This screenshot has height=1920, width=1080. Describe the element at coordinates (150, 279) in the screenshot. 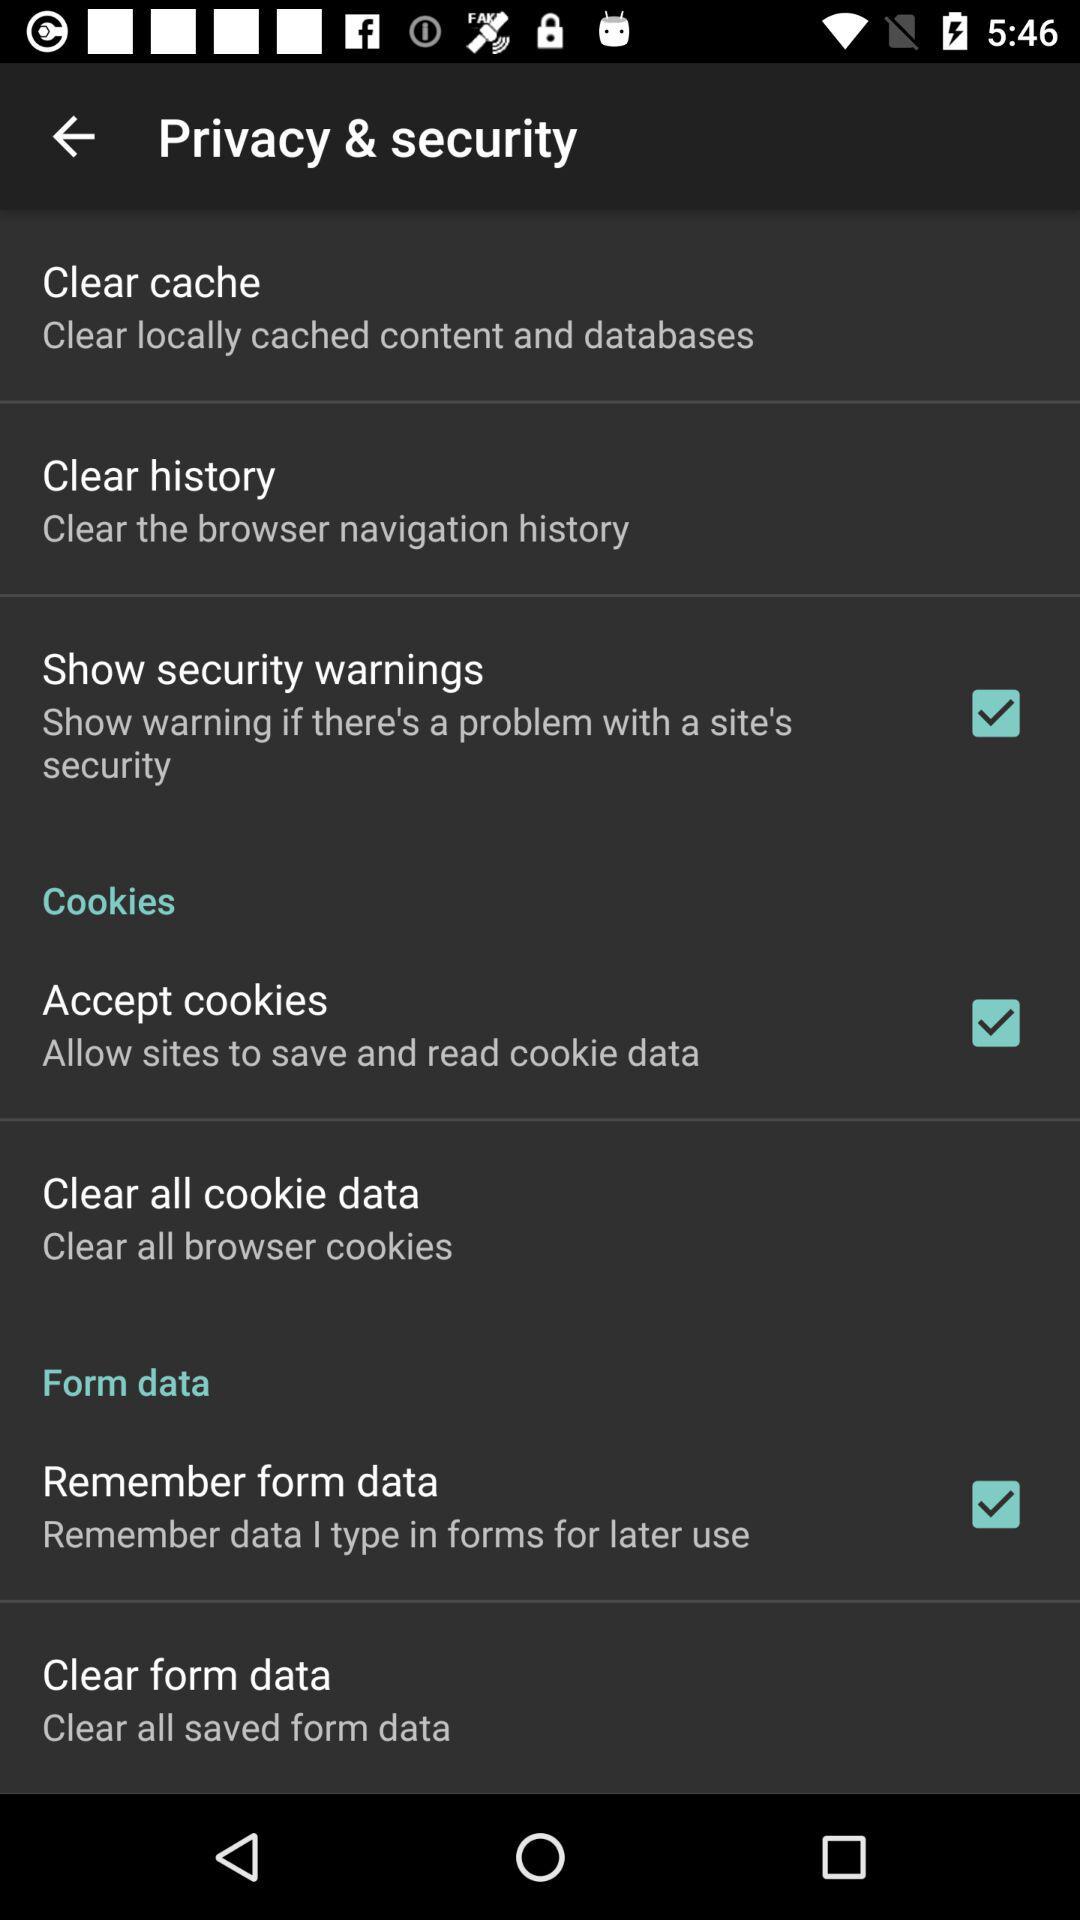

I see `the clear cache app` at that location.